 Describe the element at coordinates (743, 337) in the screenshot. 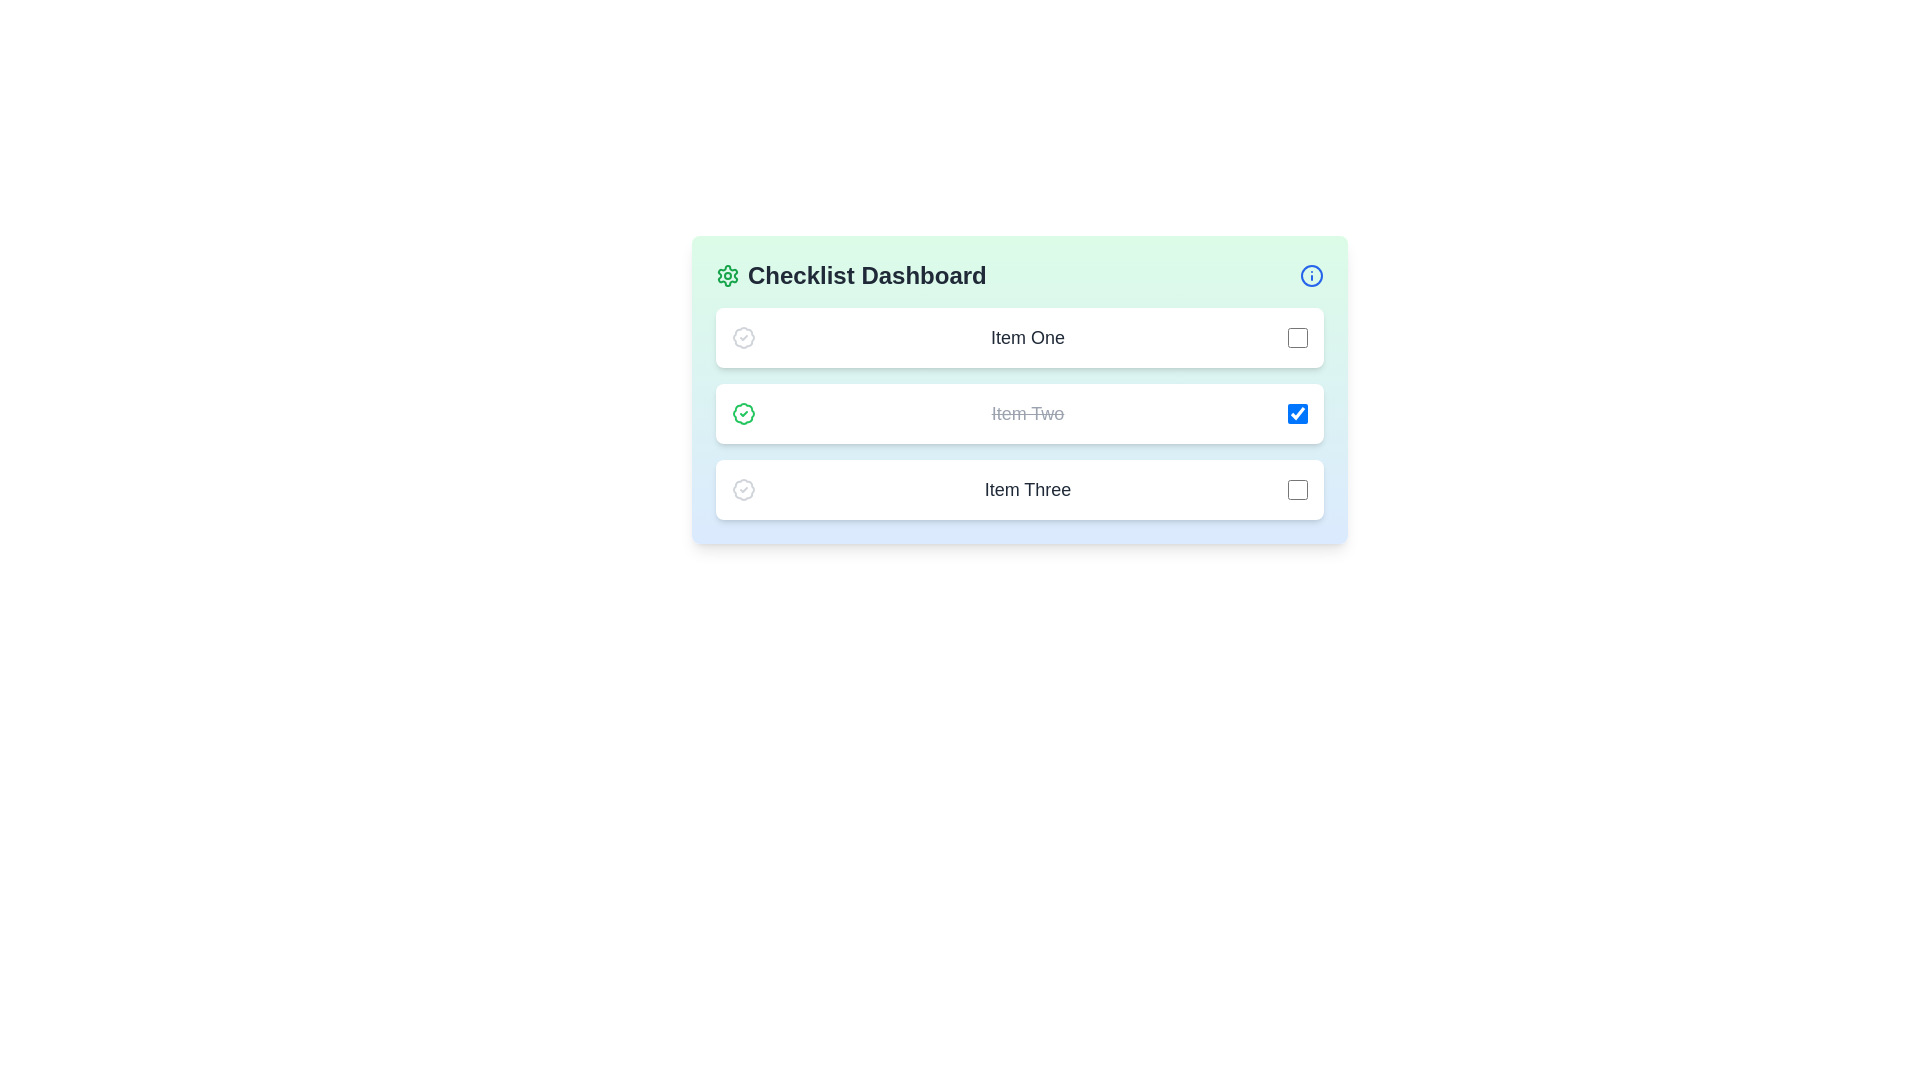

I see `the graphical badge icon next to the 'Item One' row to associate its meaning with that item` at that location.